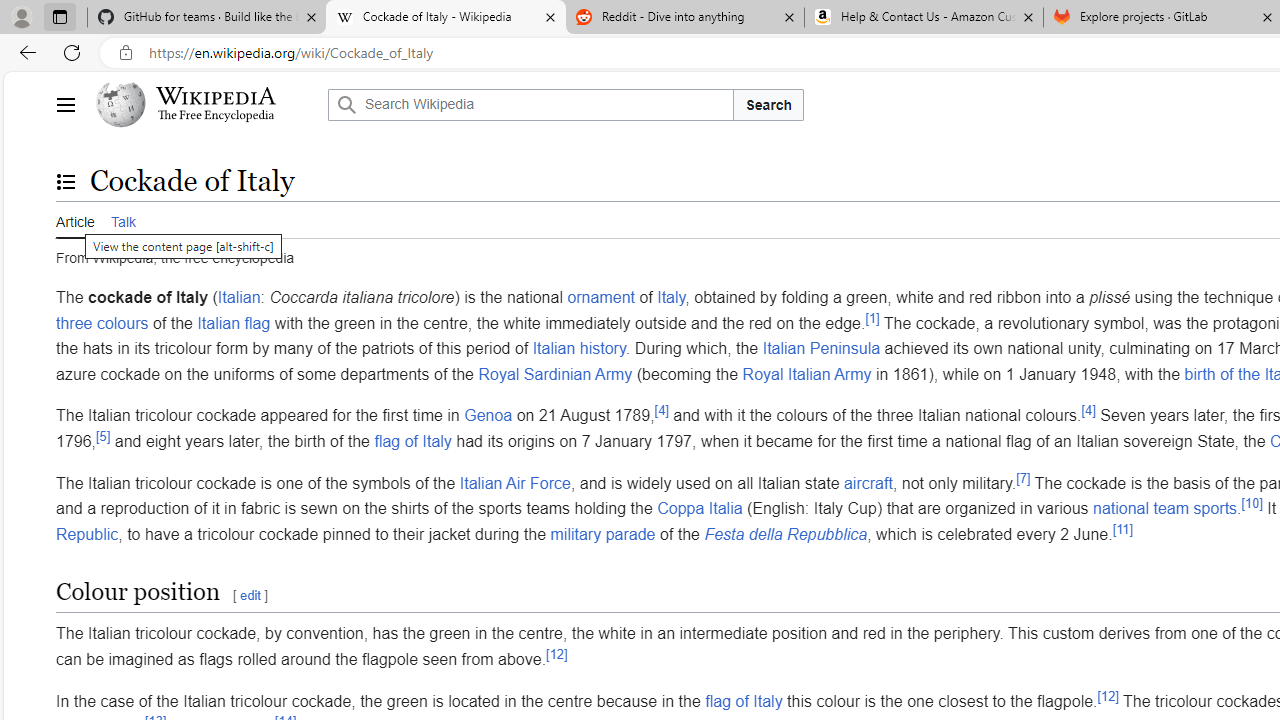 Image resolution: width=1280 pixels, height=720 pixels. I want to click on 'Article', so click(75, 219).